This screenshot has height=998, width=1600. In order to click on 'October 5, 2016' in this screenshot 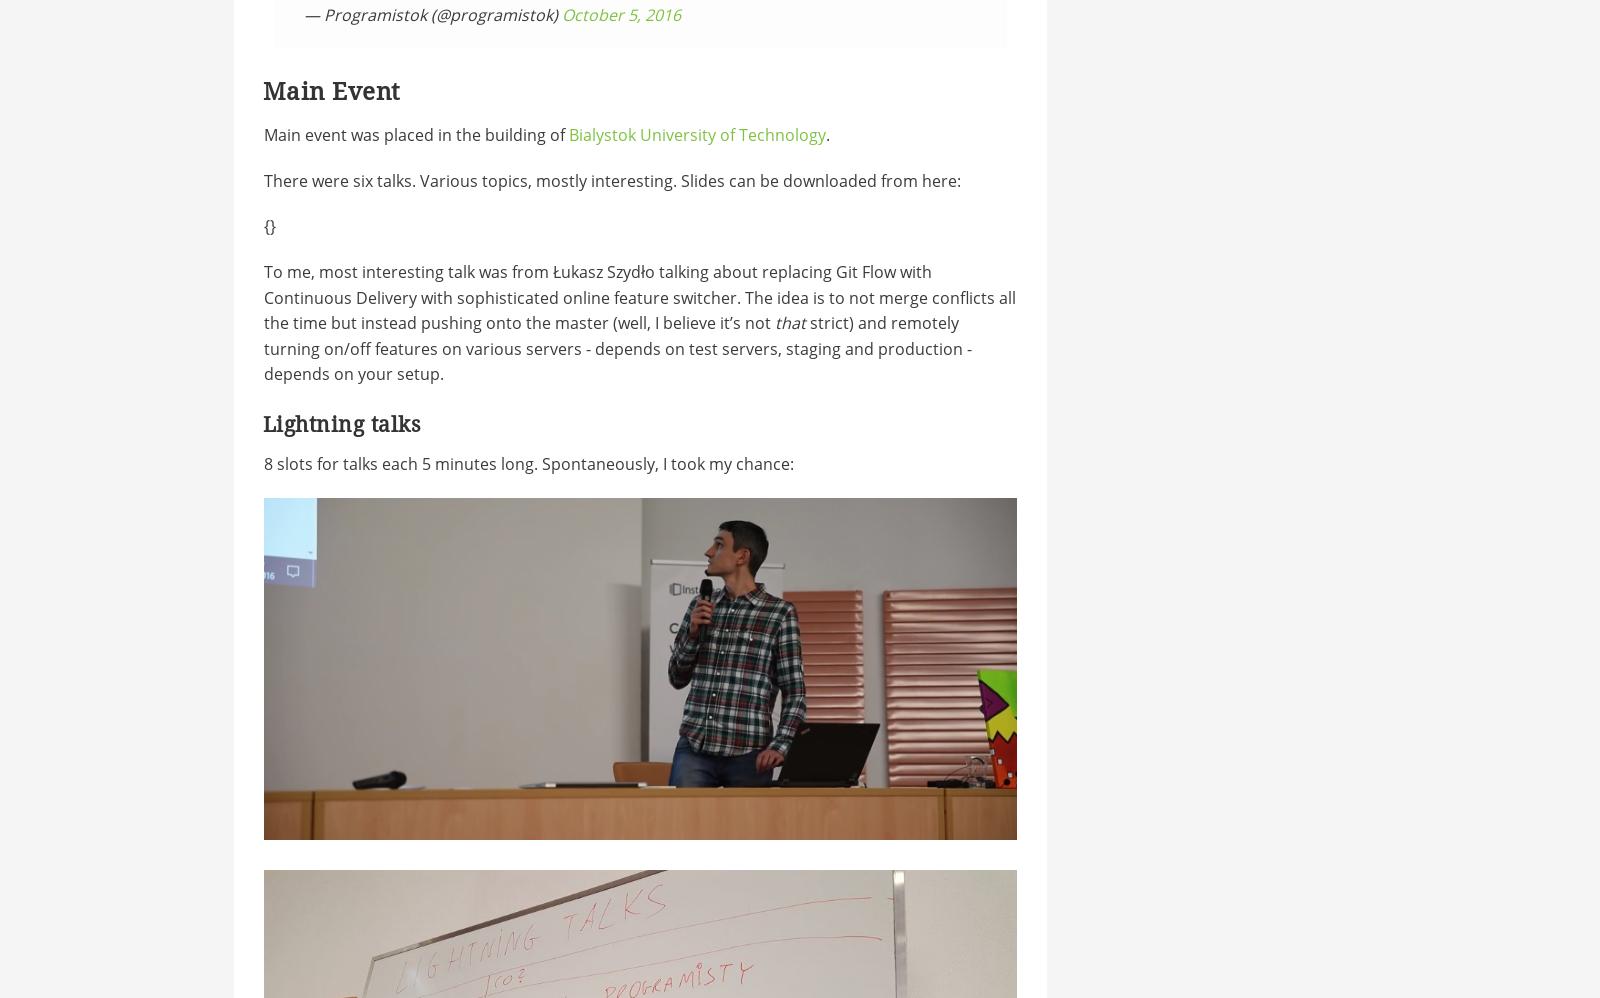, I will do `click(620, 14)`.